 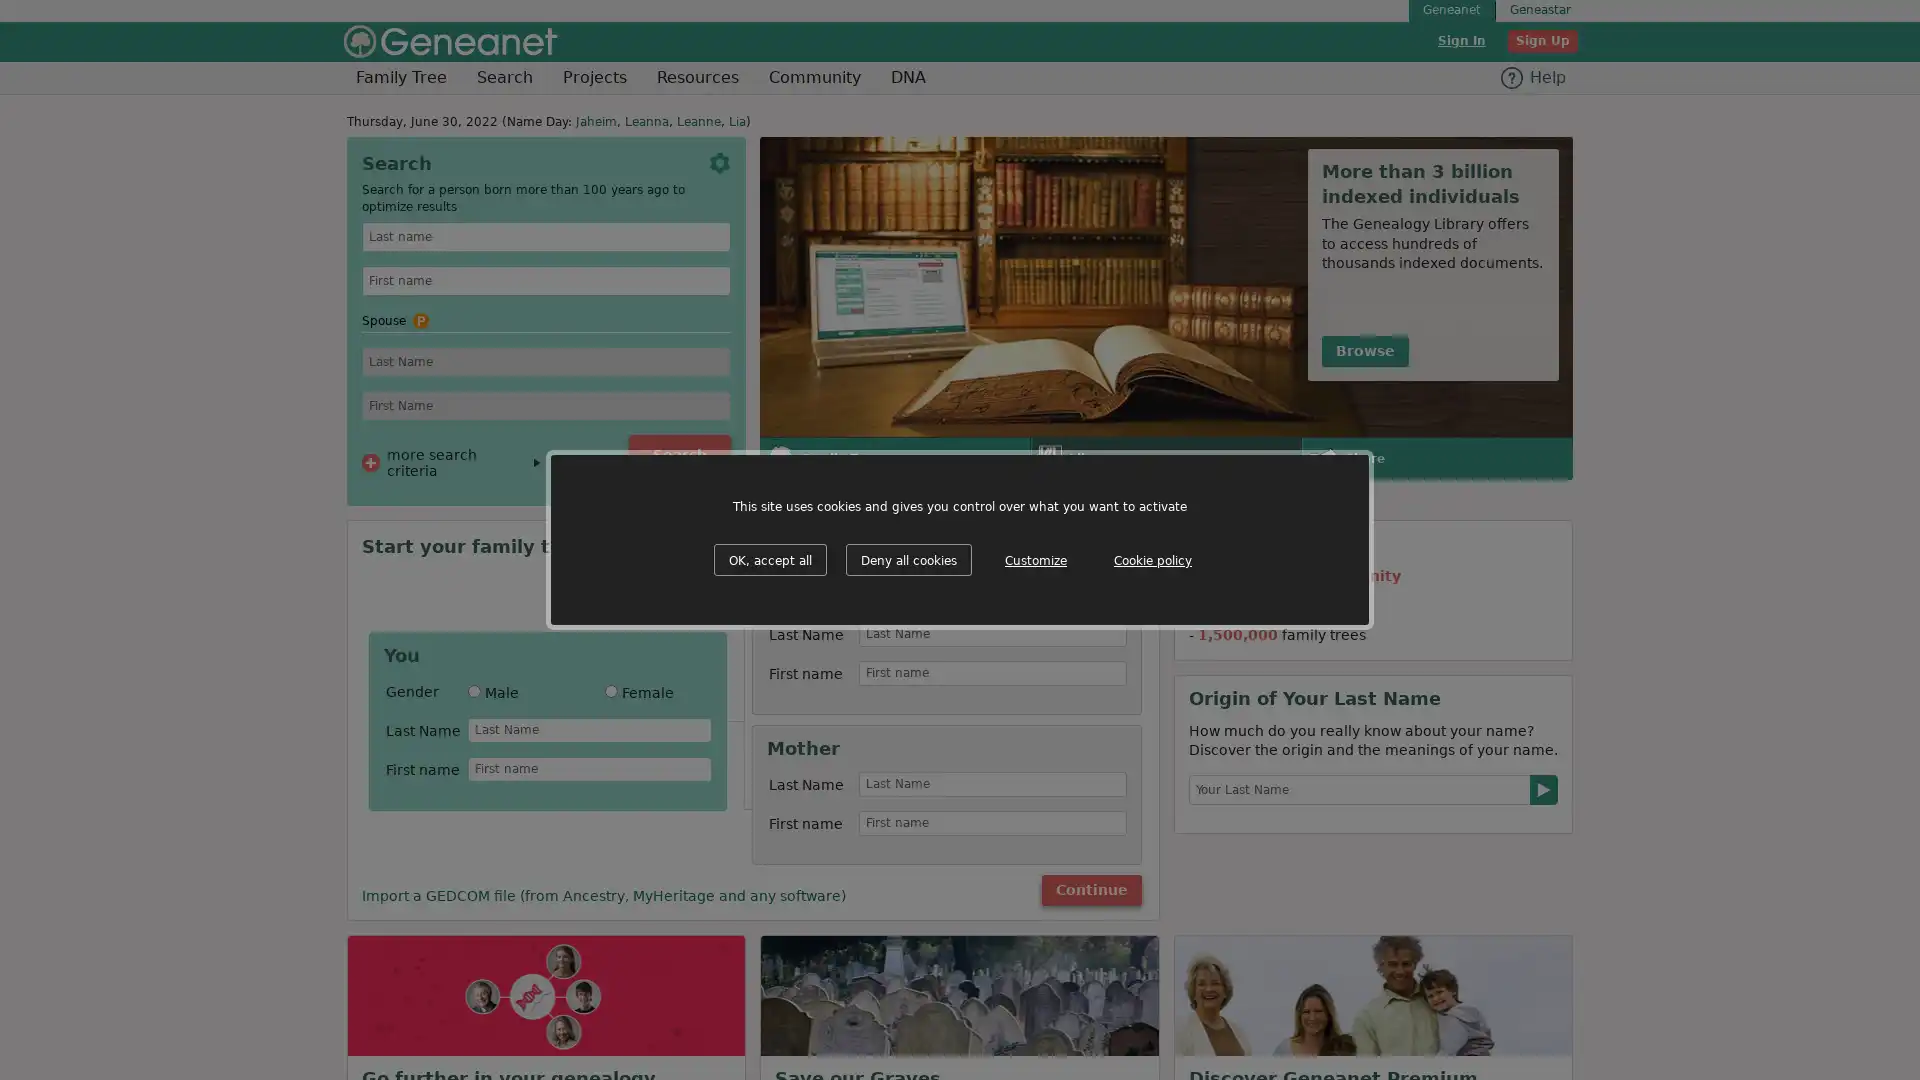 I want to click on Customize, so click(x=1036, y=560).